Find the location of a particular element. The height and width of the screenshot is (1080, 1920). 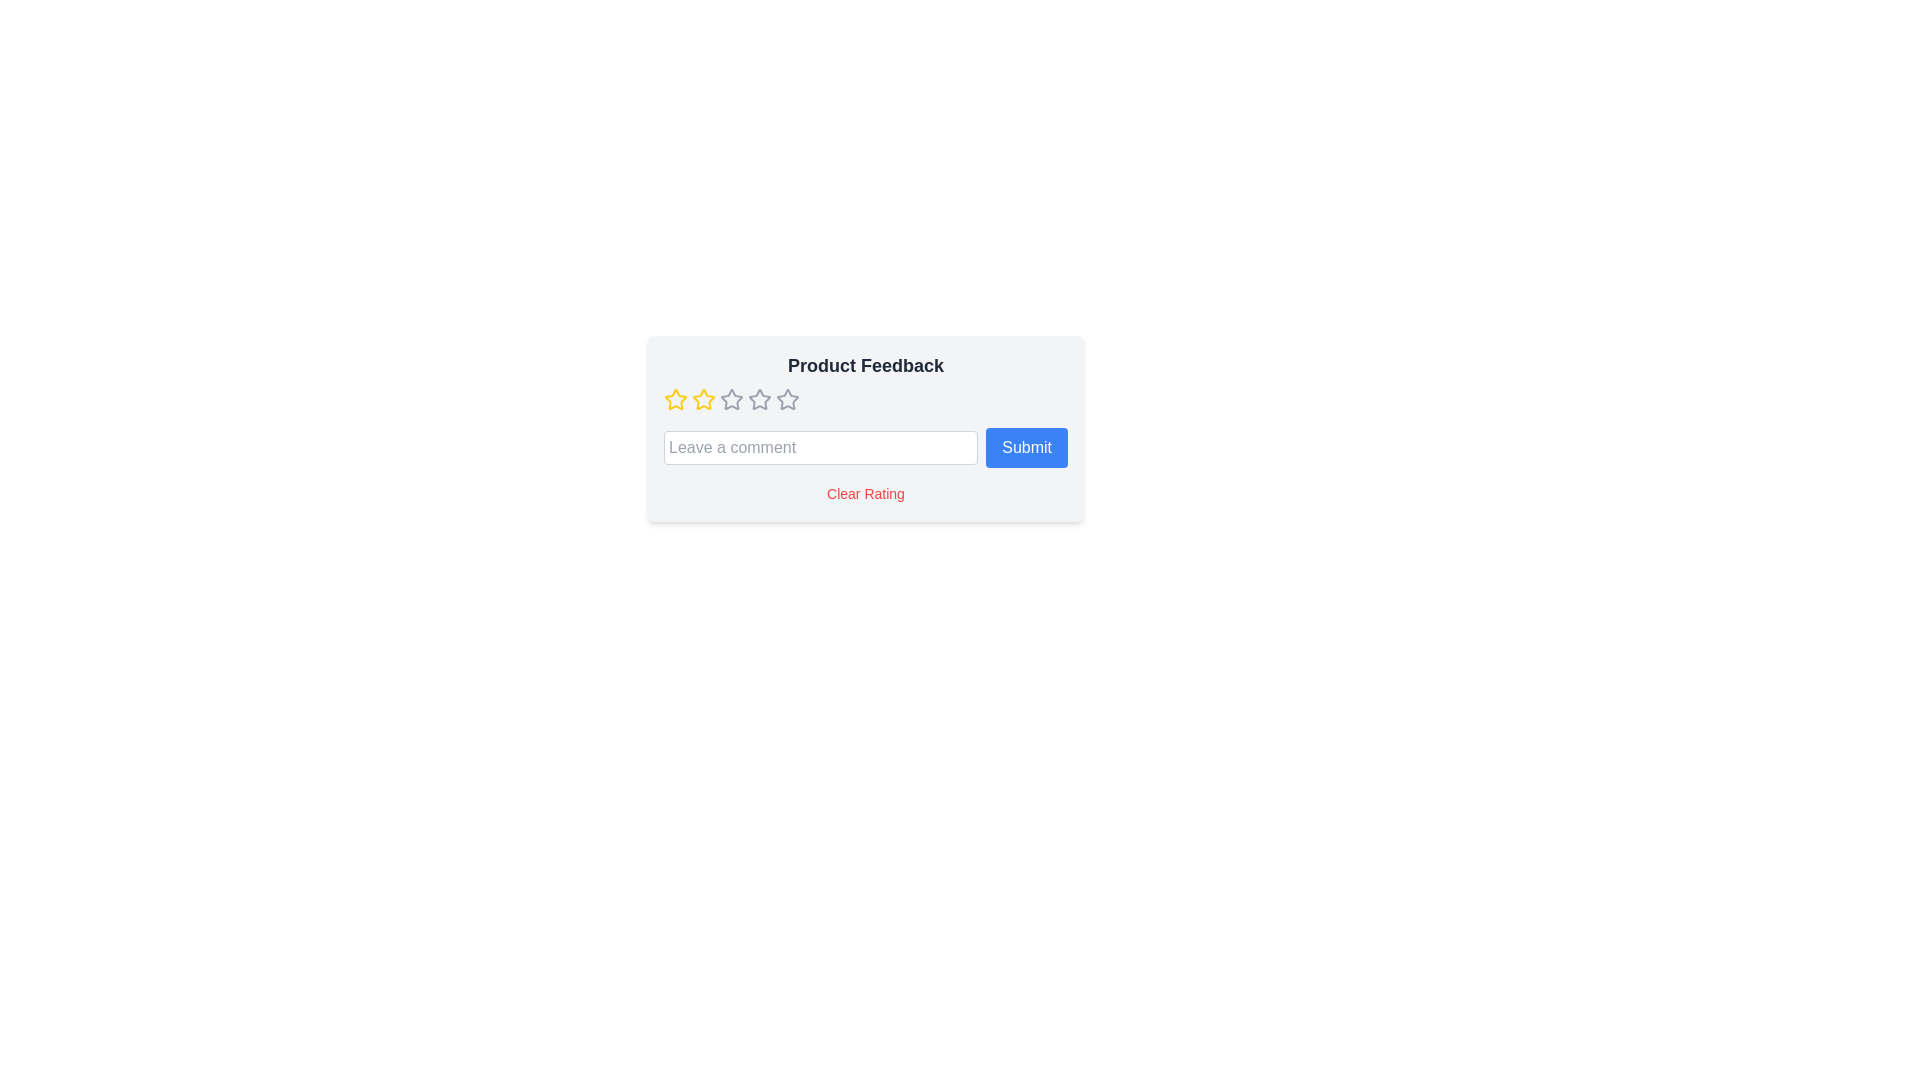

the rating to 4 by clicking on the corresponding star is located at coordinates (758, 400).